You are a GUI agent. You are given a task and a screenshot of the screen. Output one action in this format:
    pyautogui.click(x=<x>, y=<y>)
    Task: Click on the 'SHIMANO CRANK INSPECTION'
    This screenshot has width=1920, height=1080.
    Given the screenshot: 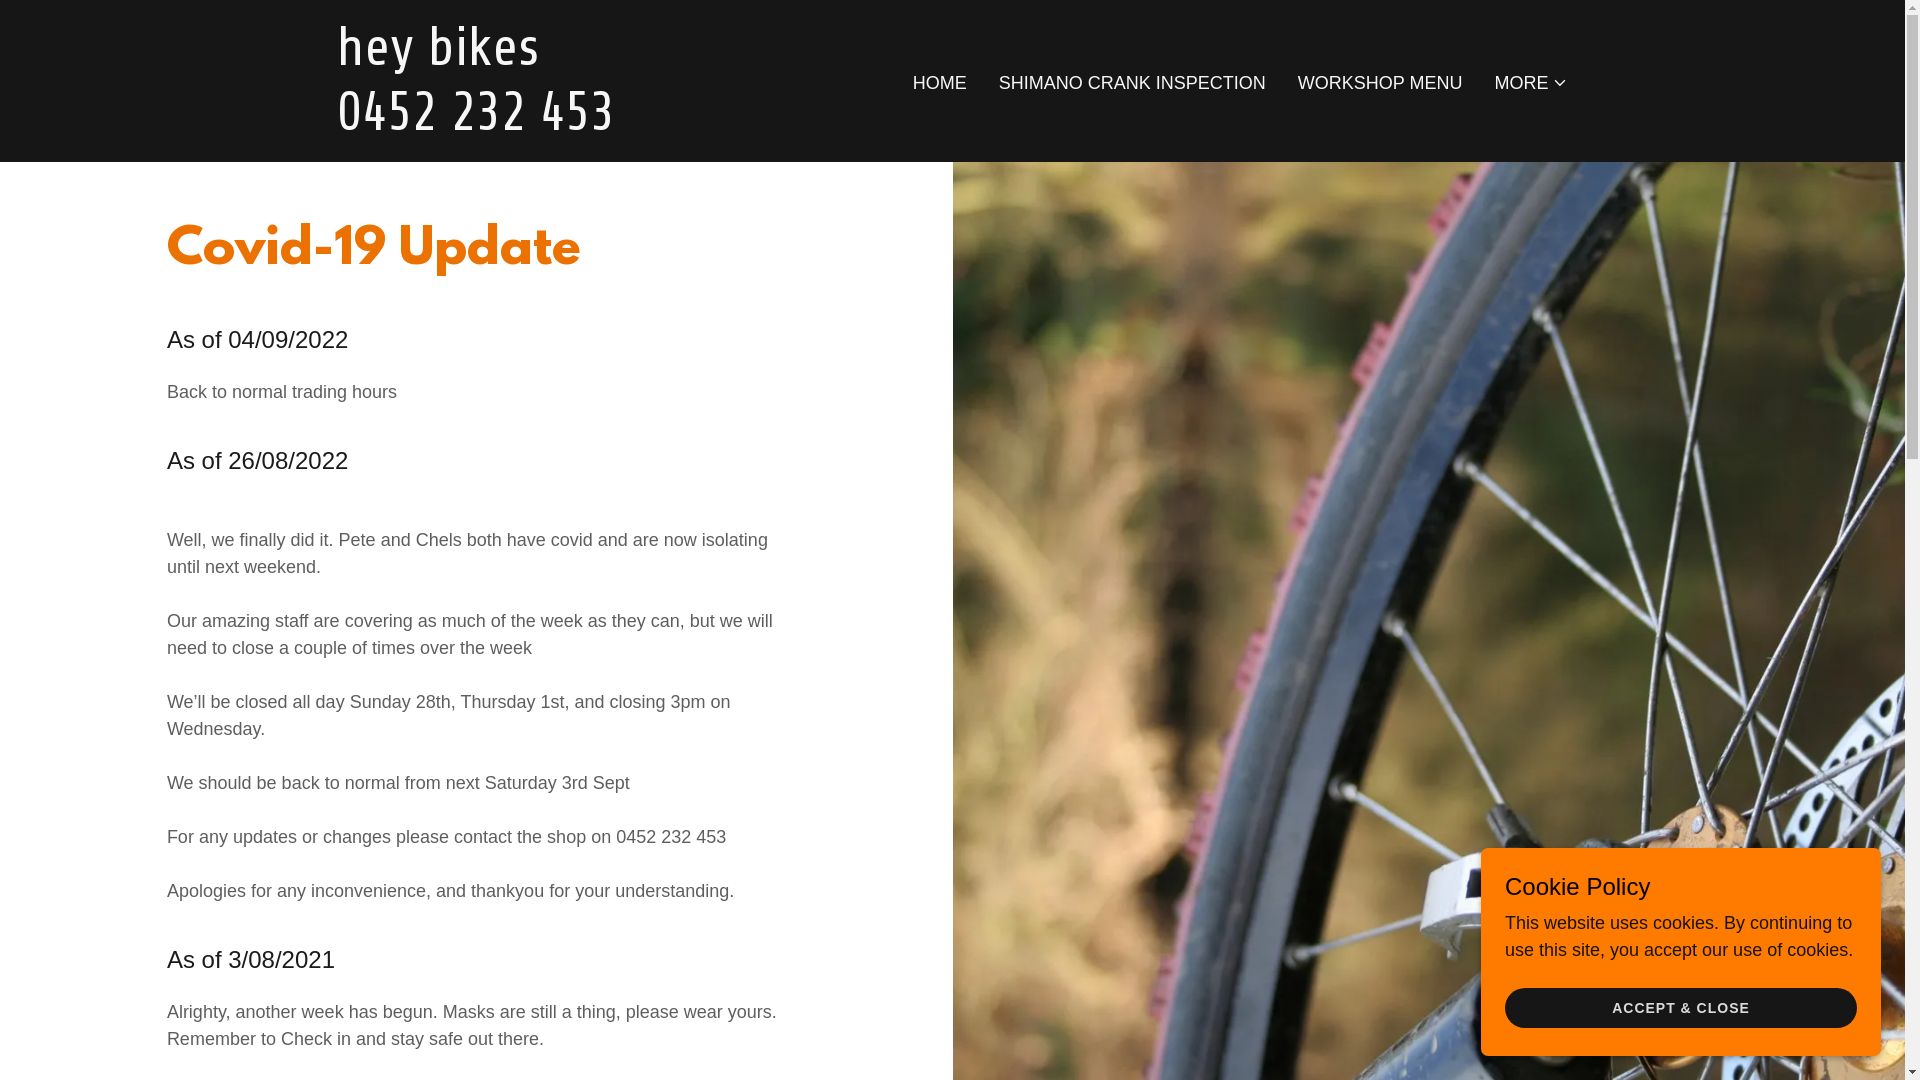 What is the action you would take?
    pyautogui.click(x=993, y=82)
    